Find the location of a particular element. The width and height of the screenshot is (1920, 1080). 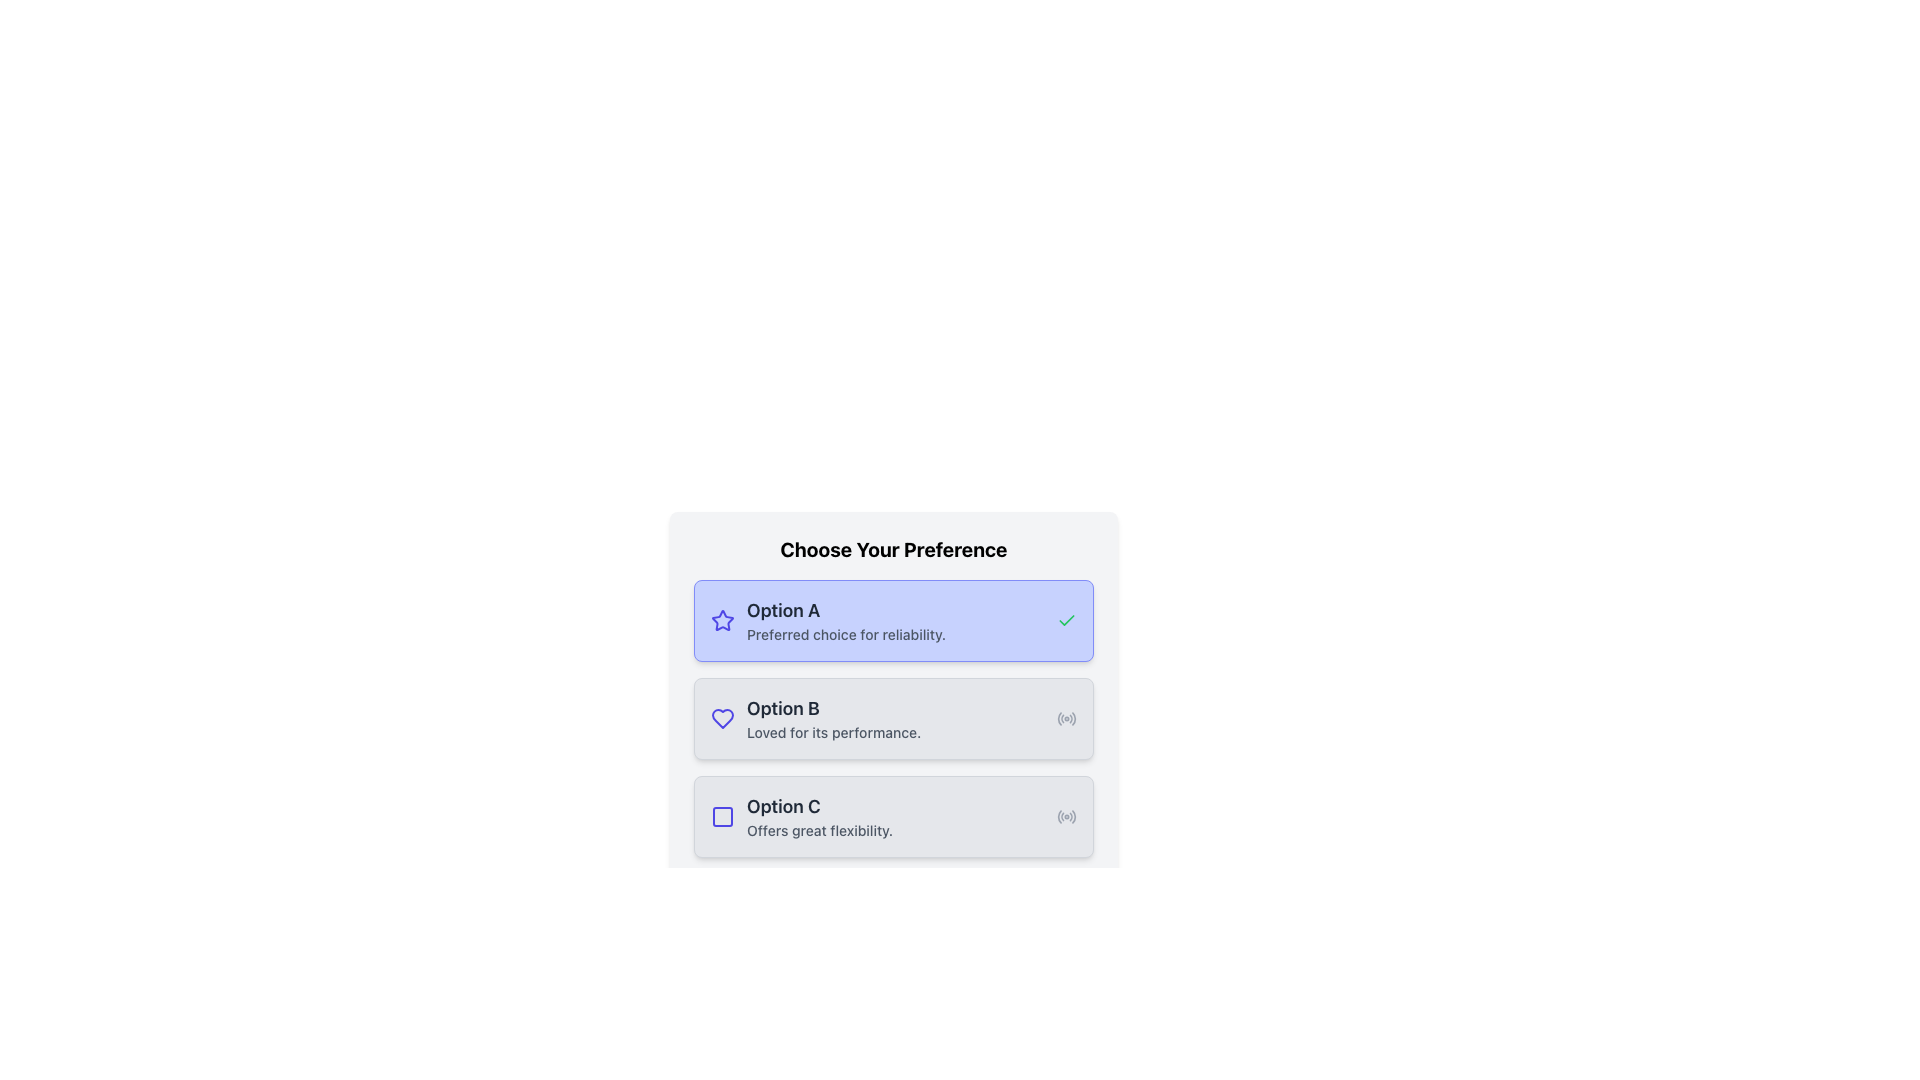

the thin curved line resembling part of a circular radio signal icon, styled with a gray stroke, located in the bottom-right corner of the 'Option C' card is located at coordinates (1073, 816).